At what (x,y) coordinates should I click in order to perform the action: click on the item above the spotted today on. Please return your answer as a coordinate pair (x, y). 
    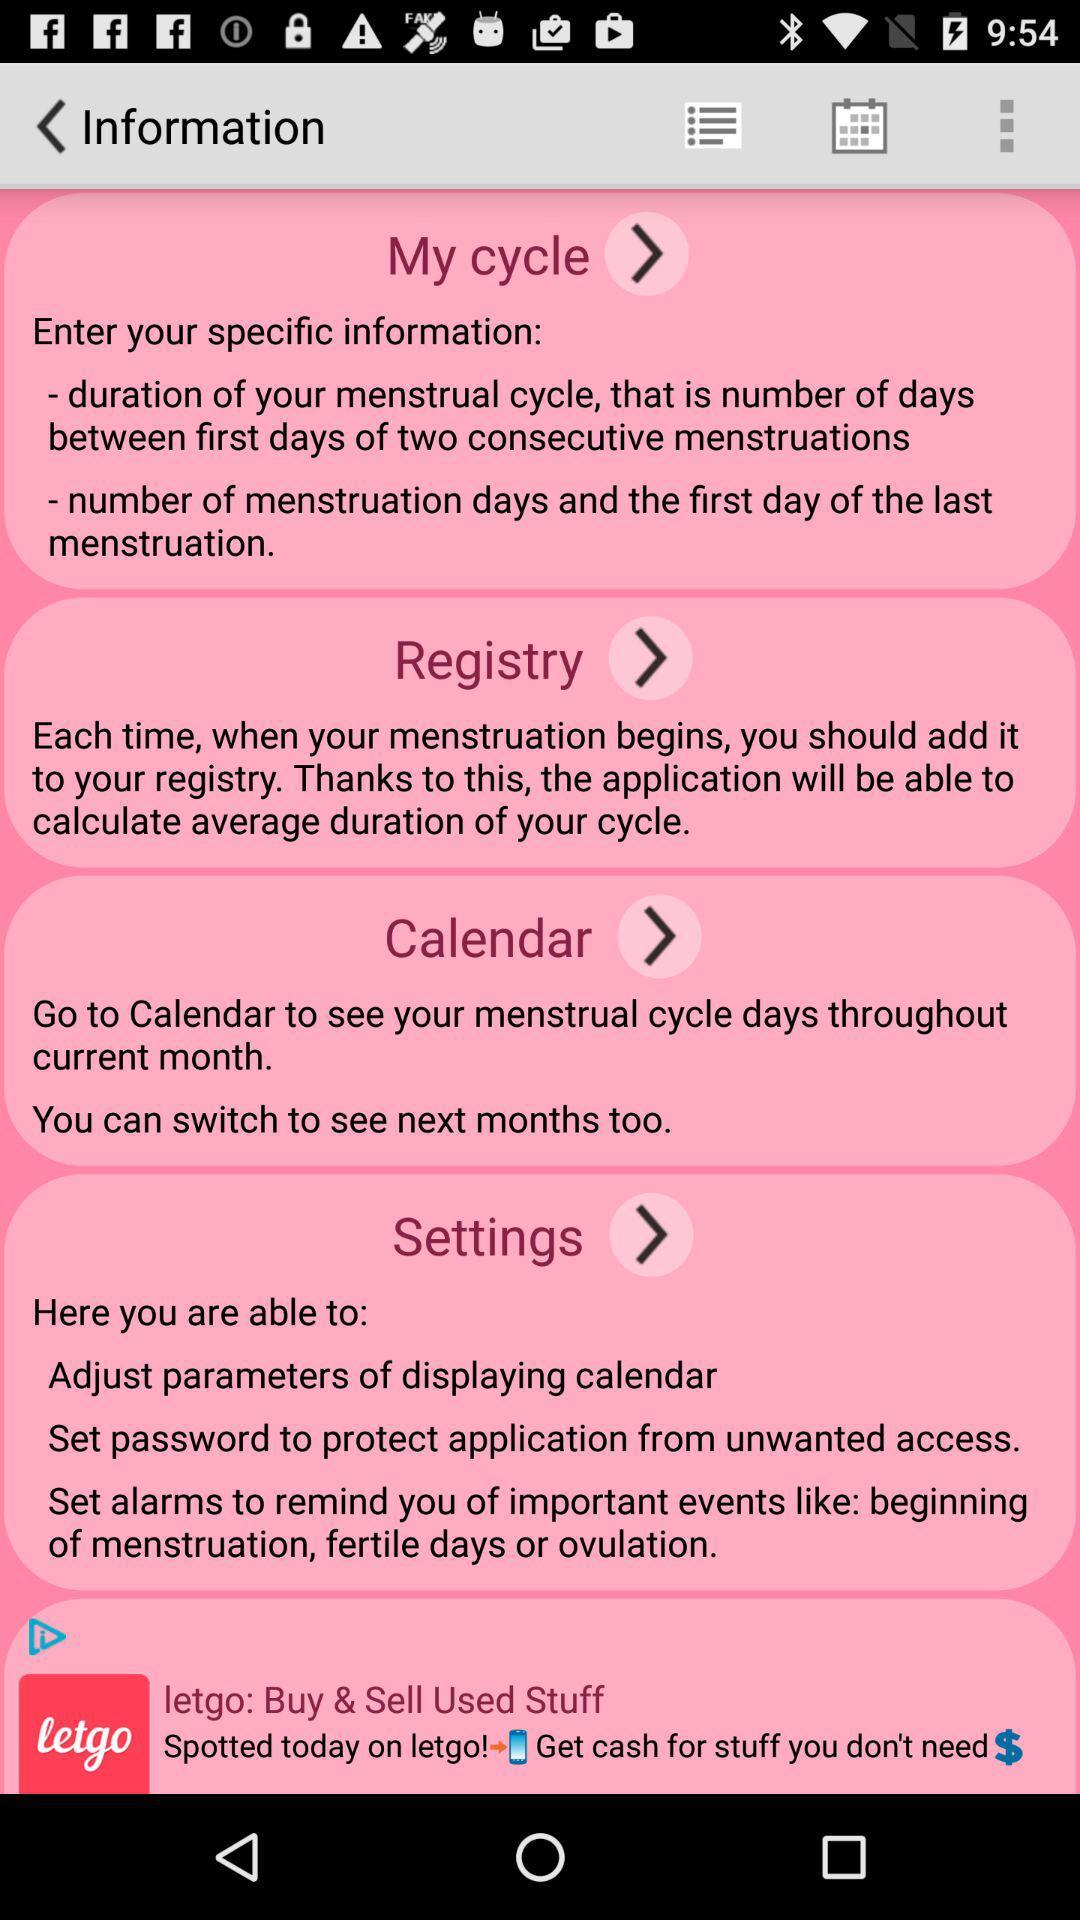
    Looking at the image, I should click on (384, 1697).